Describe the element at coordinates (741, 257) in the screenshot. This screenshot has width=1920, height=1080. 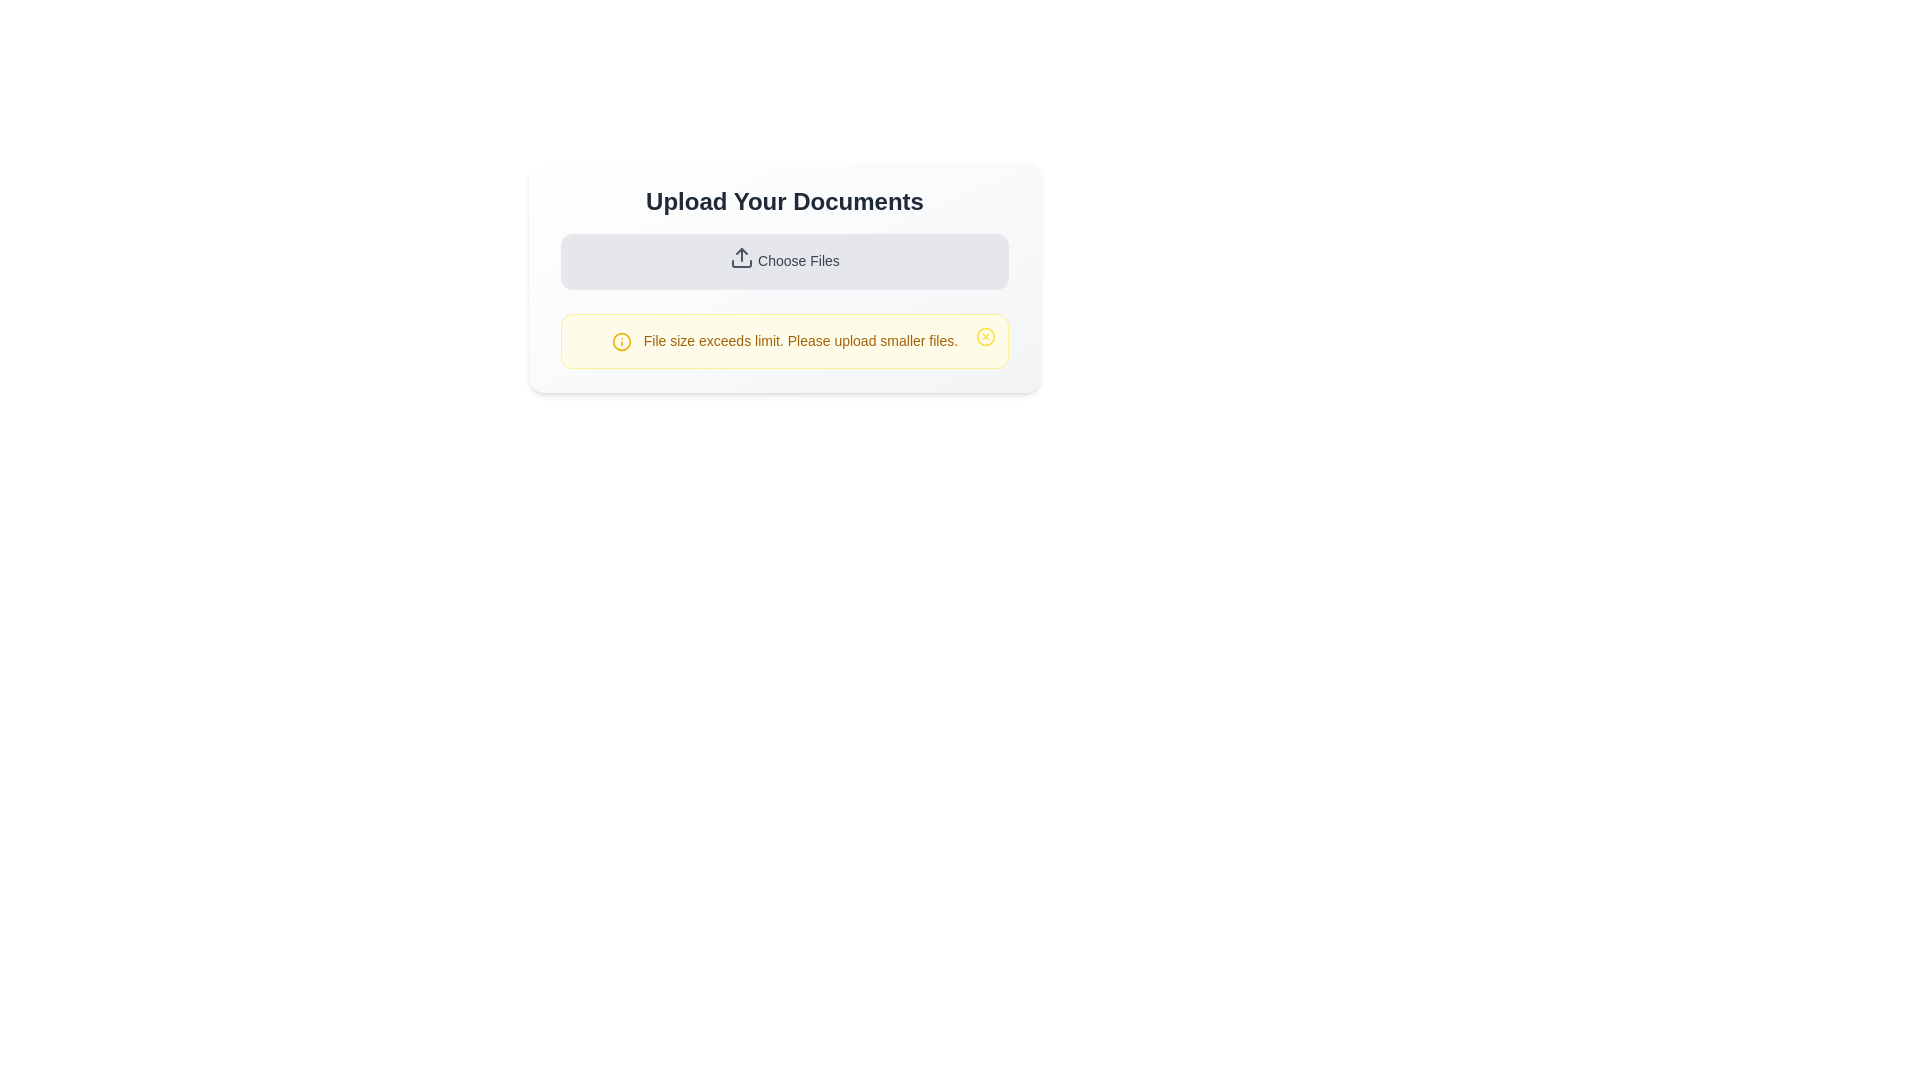
I see `the 'Choose Files' button that contains the upload icon represented by a square shape with an upward-pointing arrow, styled in gray color` at that location.